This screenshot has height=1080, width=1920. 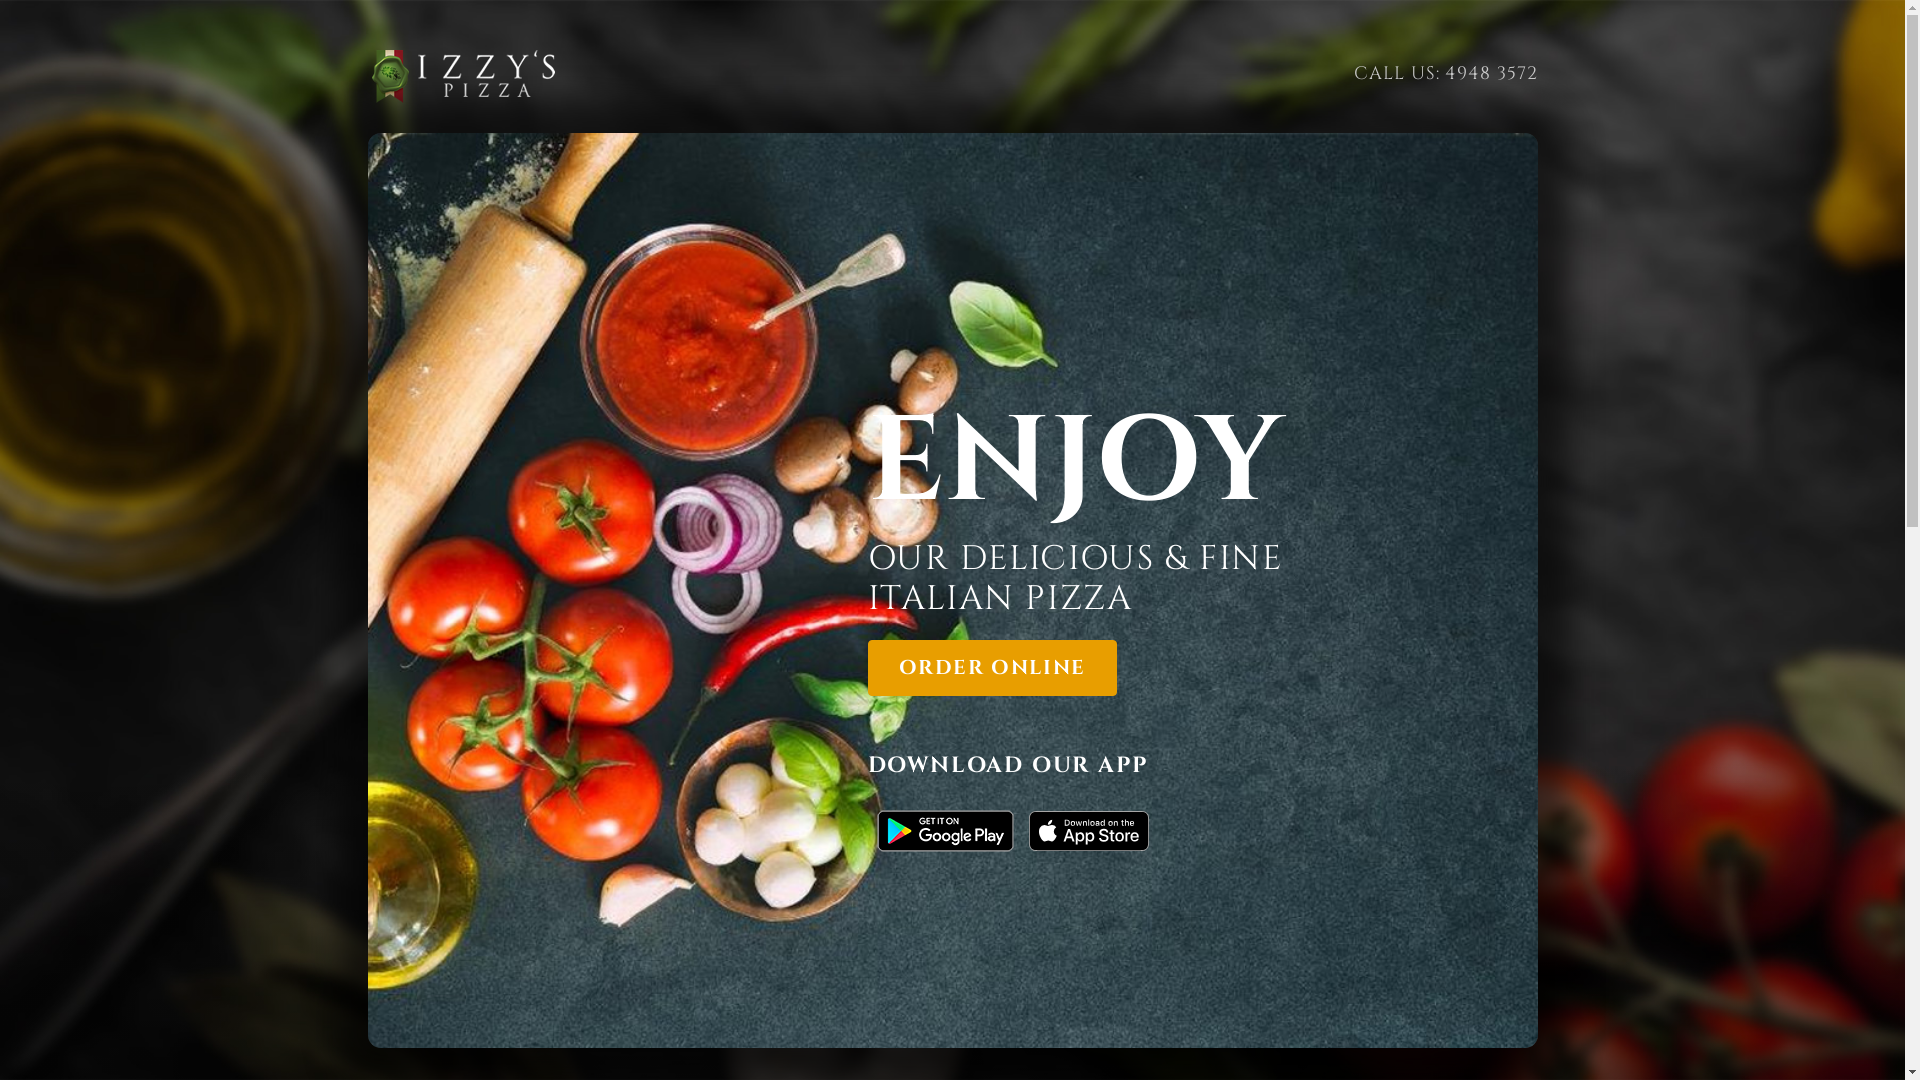 What do you see at coordinates (992, 667) in the screenshot?
I see `'ORDER ONLINE'` at bounding box center [992, 667].